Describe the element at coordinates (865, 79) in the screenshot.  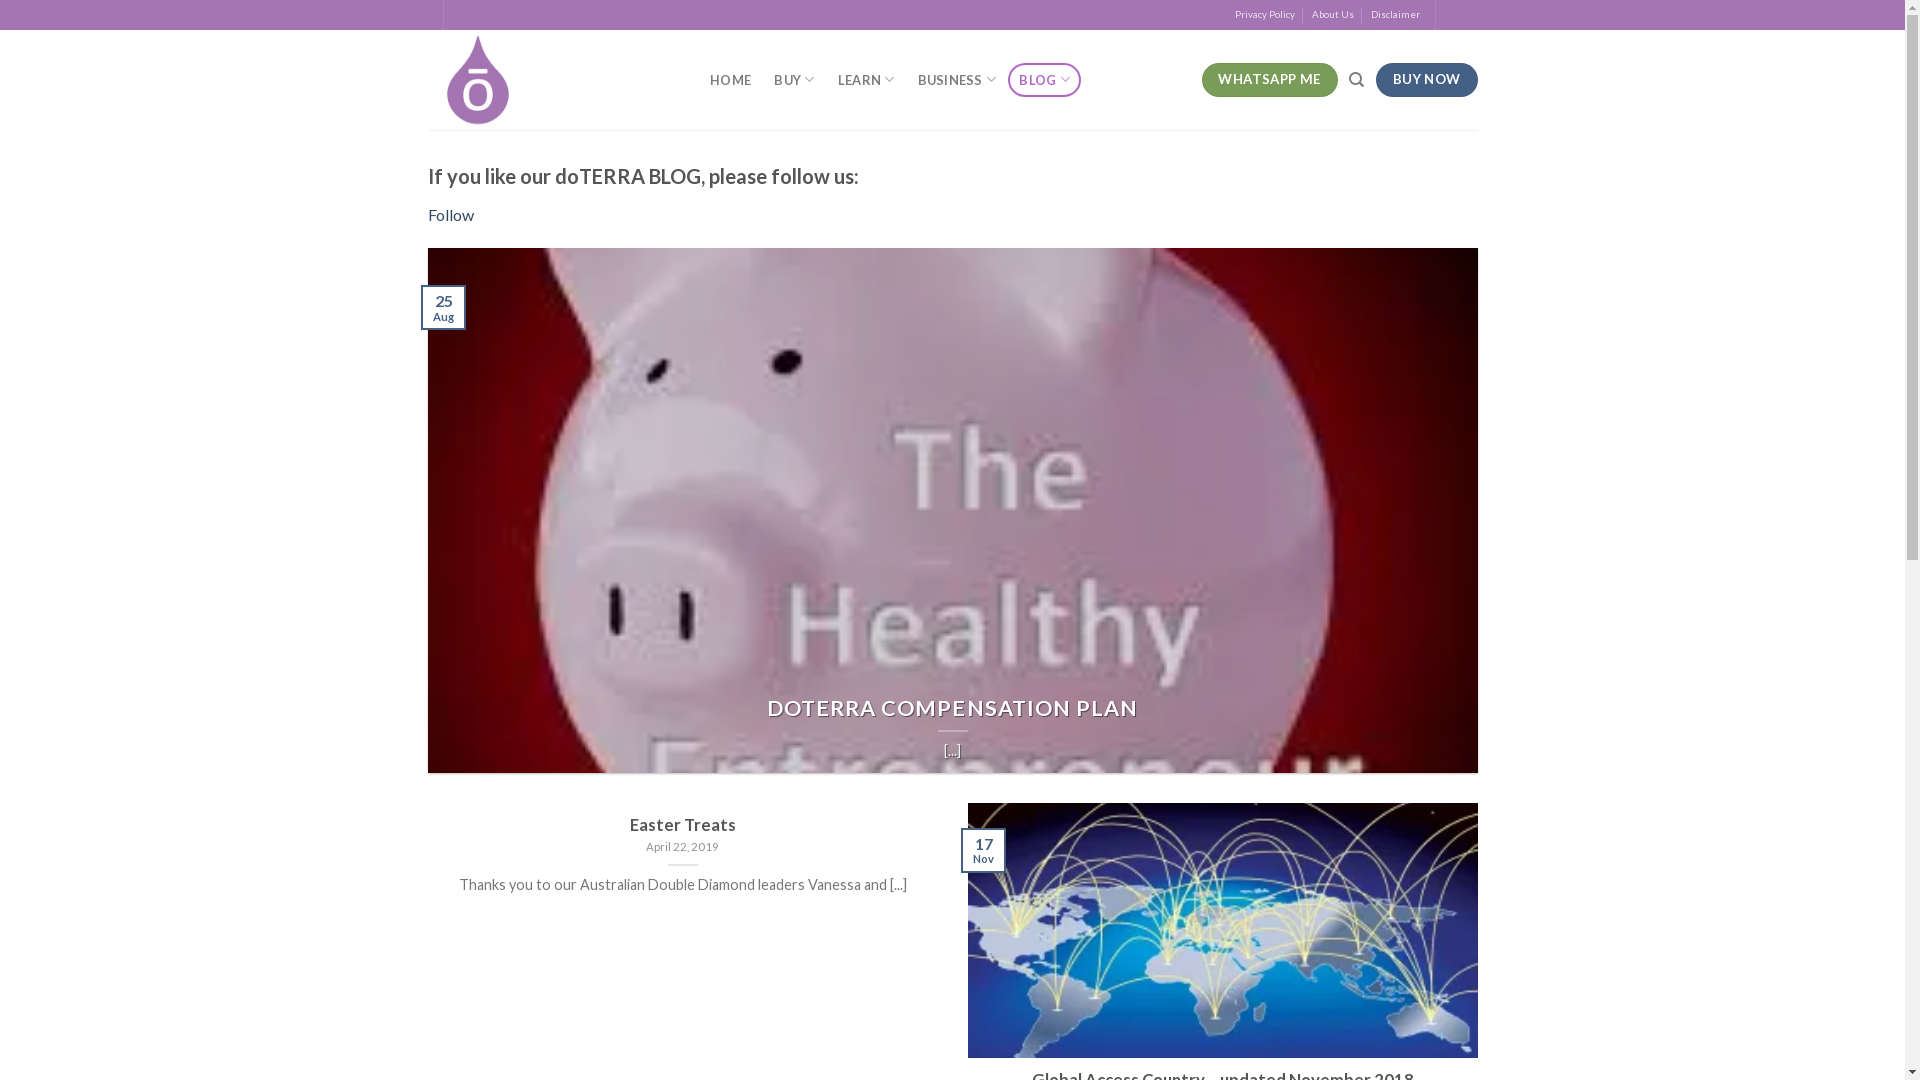
I see `'LEARN'` at that location.